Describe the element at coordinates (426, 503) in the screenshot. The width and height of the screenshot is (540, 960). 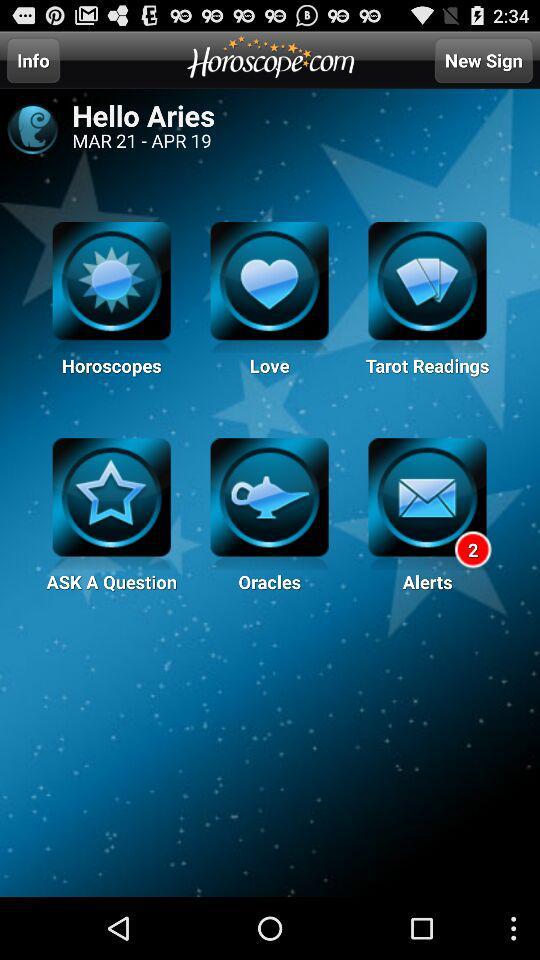
I see `mail inbox` at that location.